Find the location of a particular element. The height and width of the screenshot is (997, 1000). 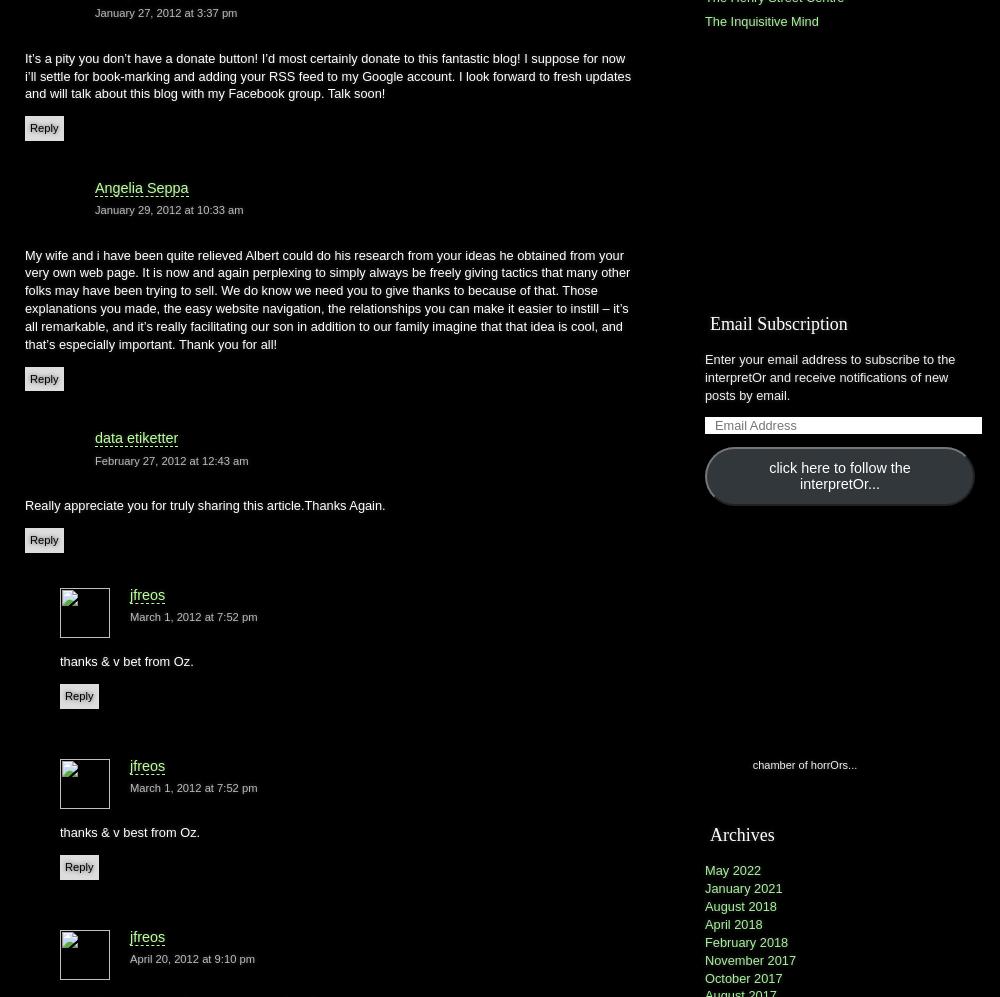

'Really appreciate you for truly sharing this article.Thanks Again.' is located at coordinates (204, 504).